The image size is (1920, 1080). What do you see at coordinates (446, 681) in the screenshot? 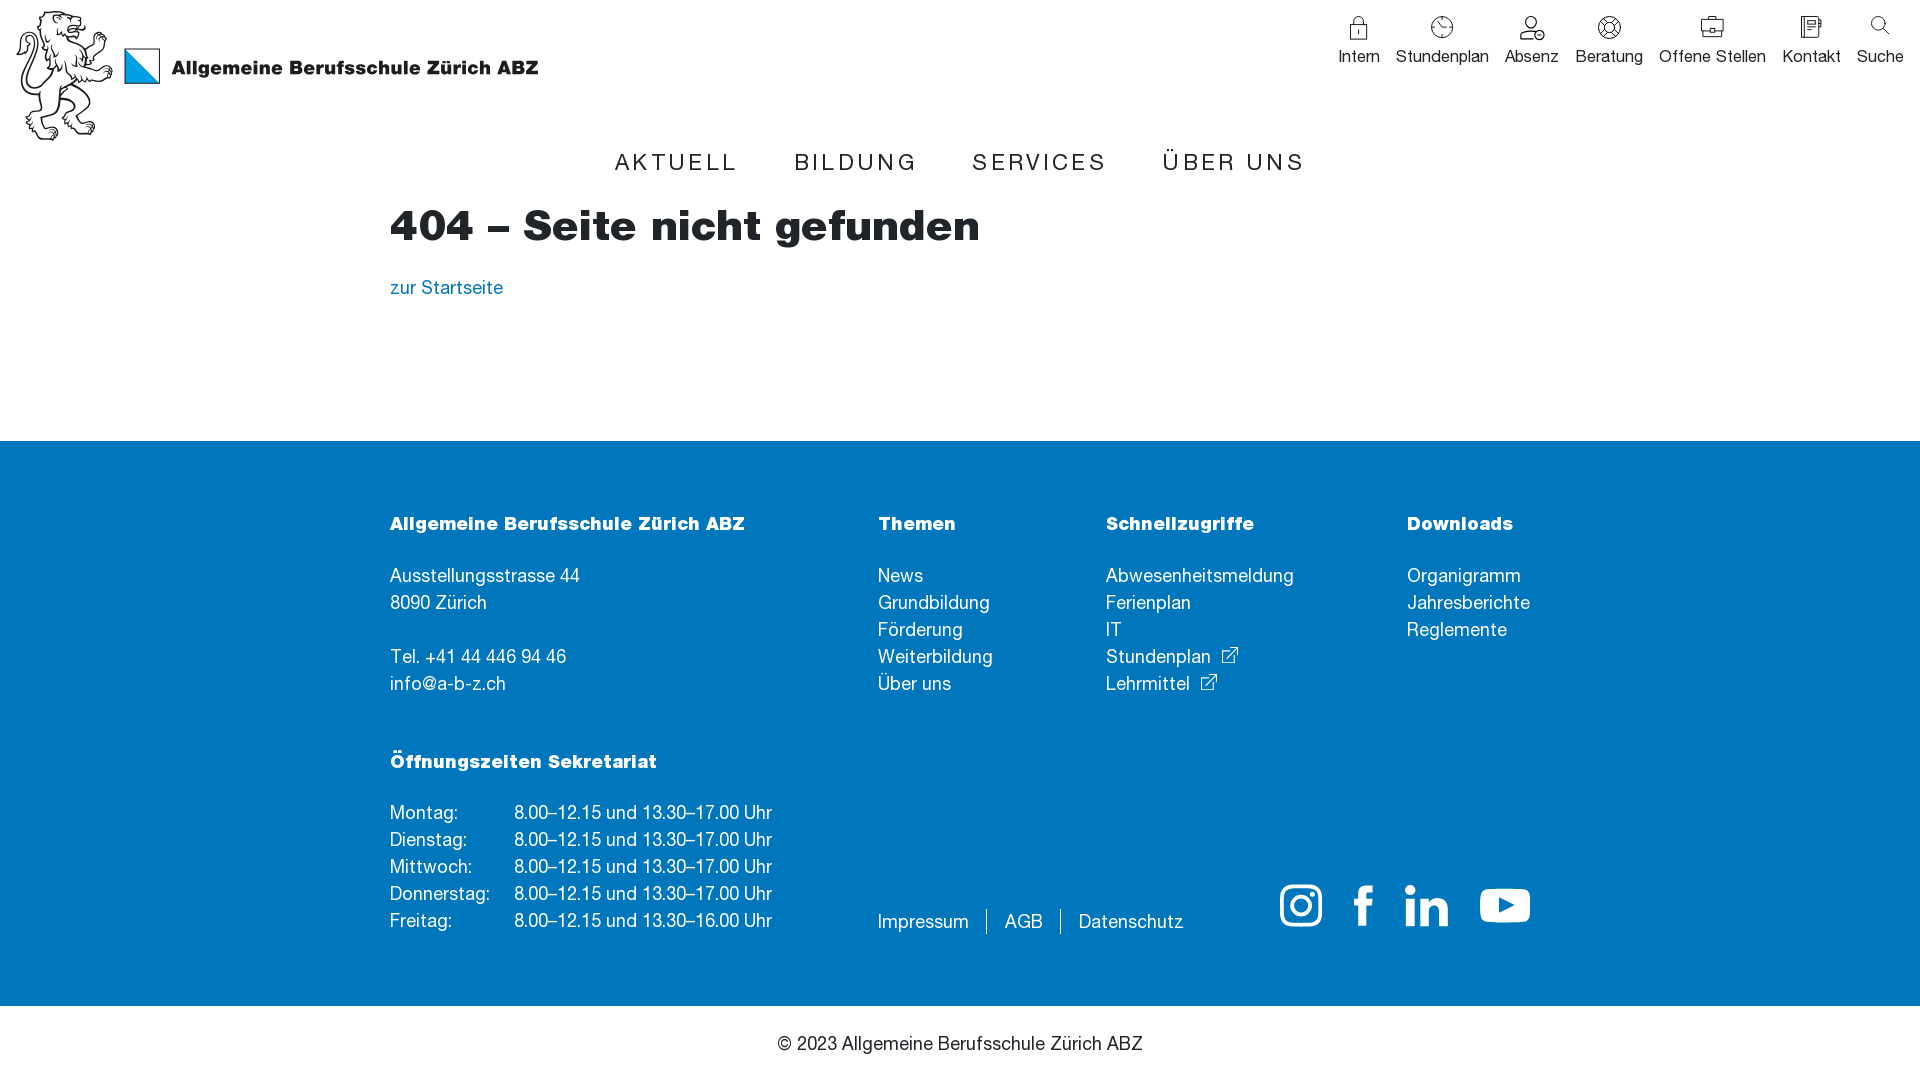
I see `'info@a-b-z.ch'` at bounding box center [446, 681].